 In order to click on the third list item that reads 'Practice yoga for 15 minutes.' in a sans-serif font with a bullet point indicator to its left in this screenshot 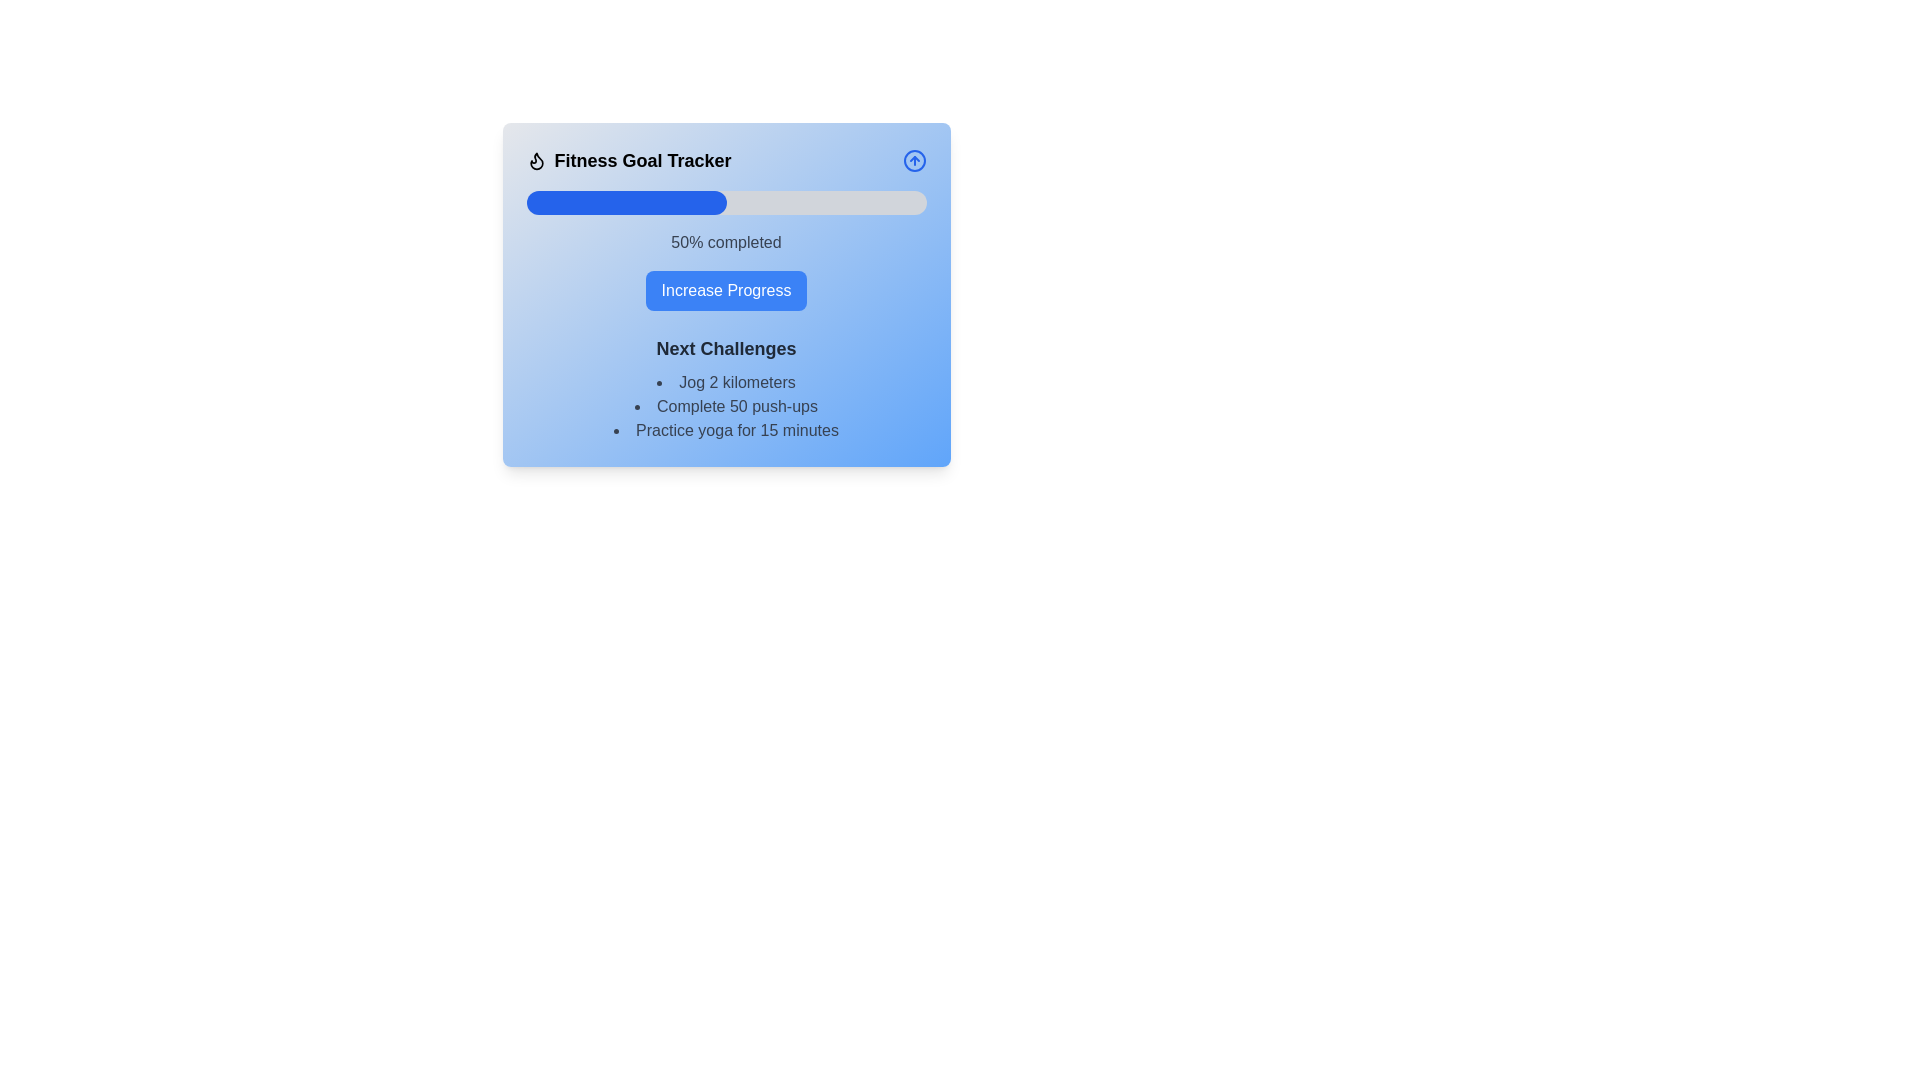, I will do `click(725, 430)`.